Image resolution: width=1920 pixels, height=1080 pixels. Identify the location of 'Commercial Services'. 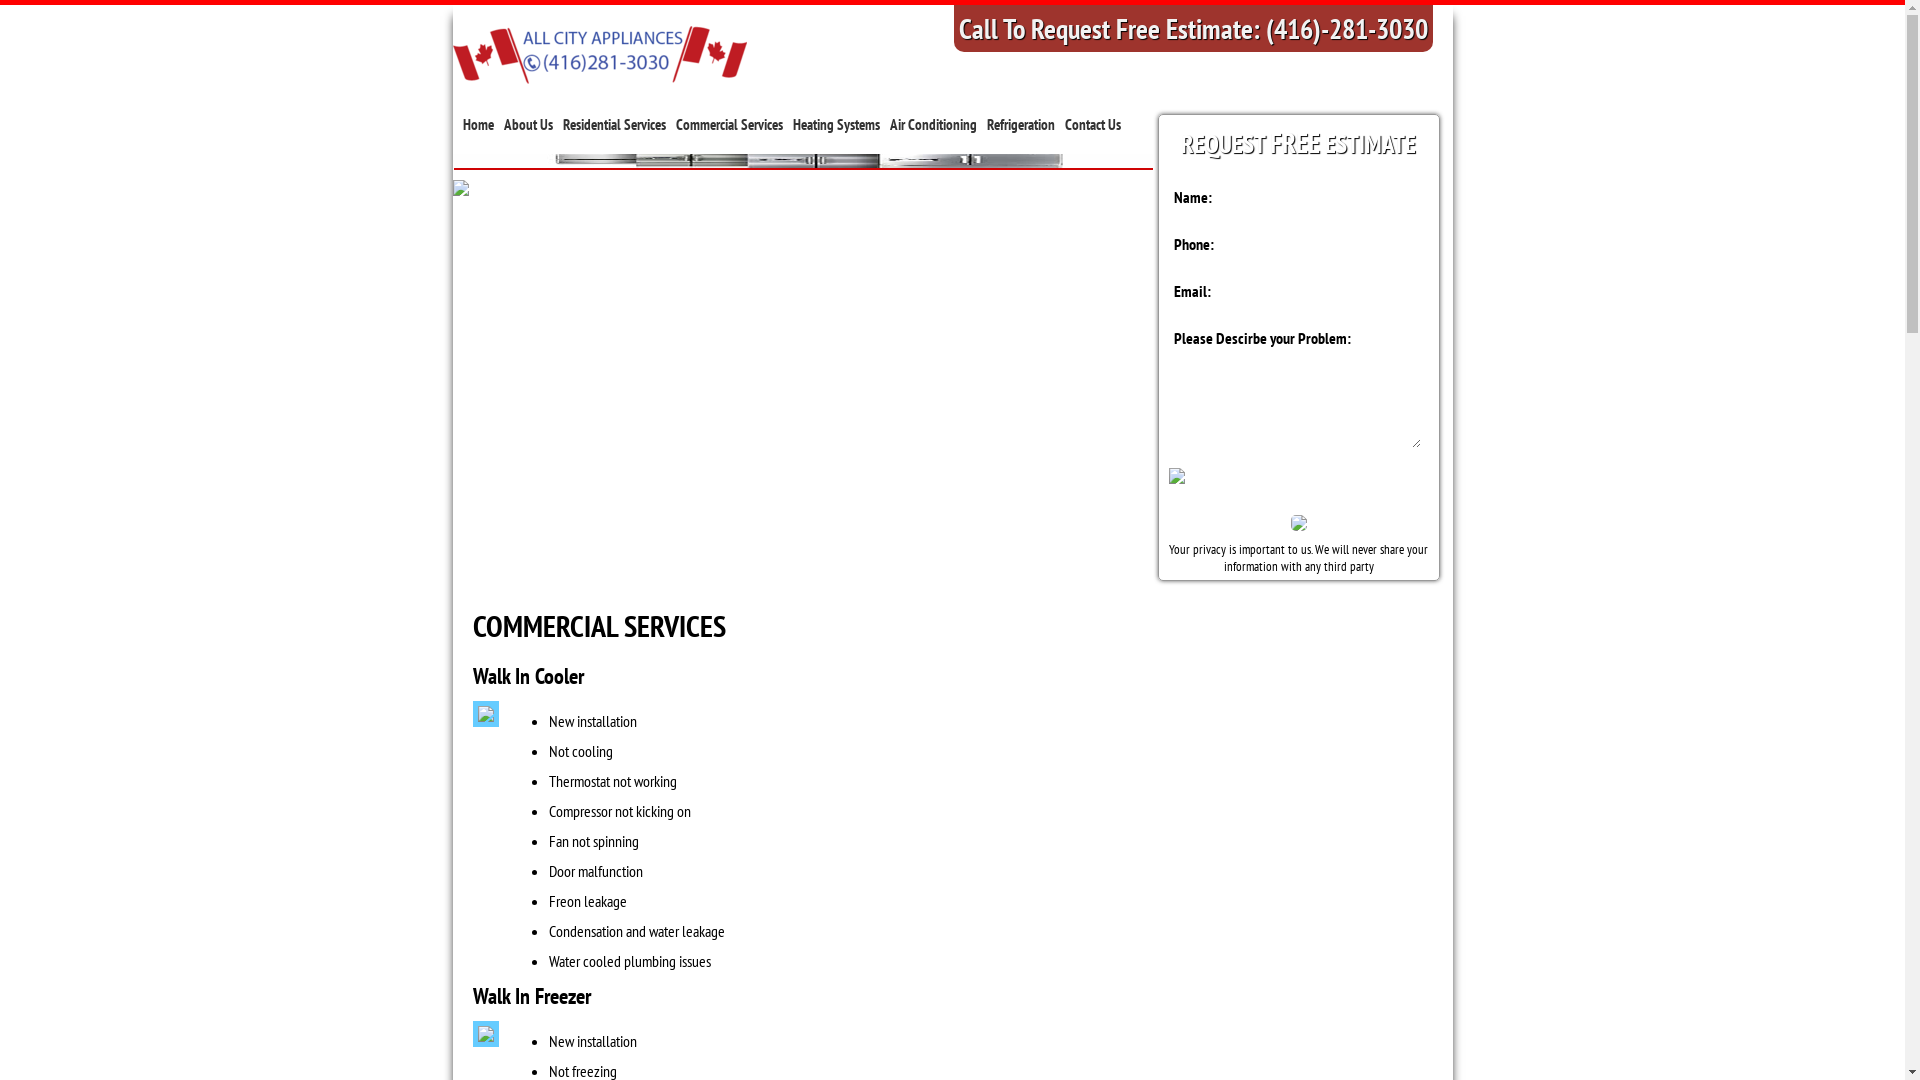
(728, 124).